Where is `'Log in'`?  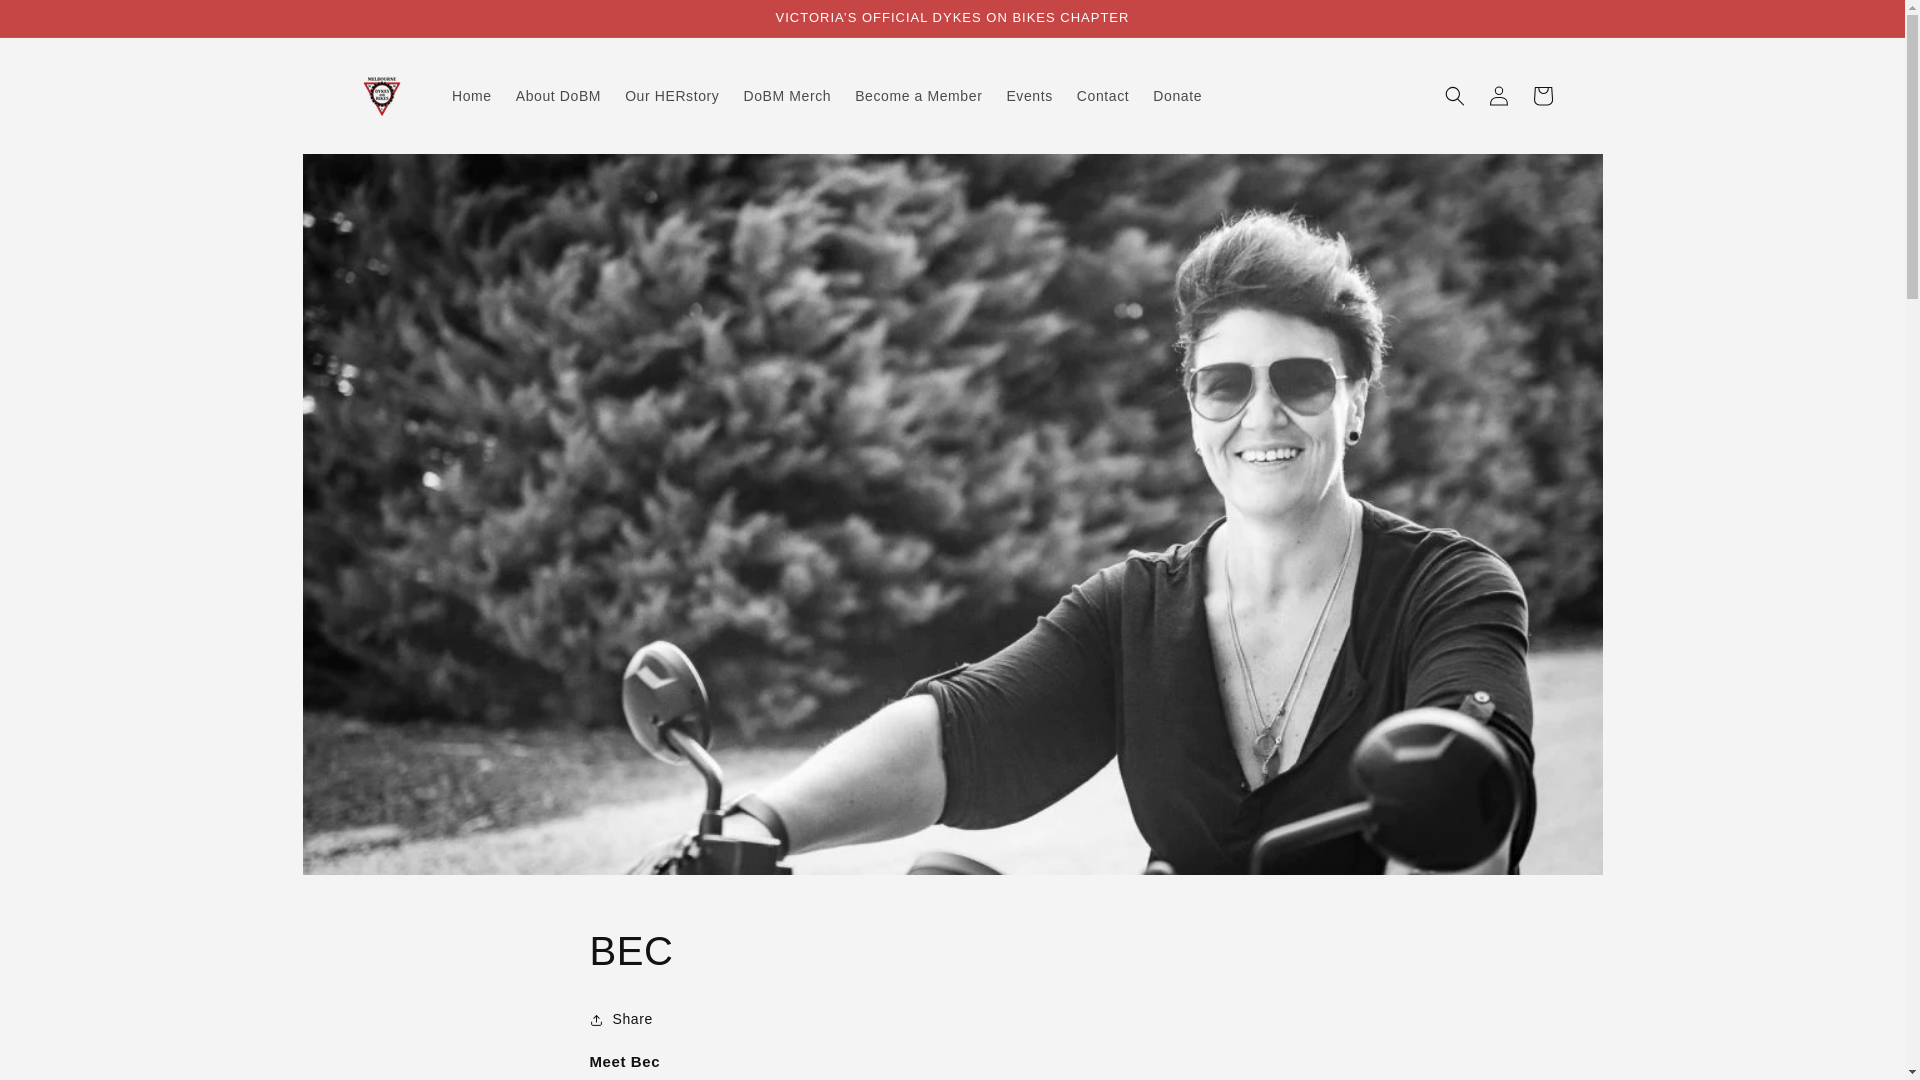
'Log in' is located at coordinates (1497, 96).